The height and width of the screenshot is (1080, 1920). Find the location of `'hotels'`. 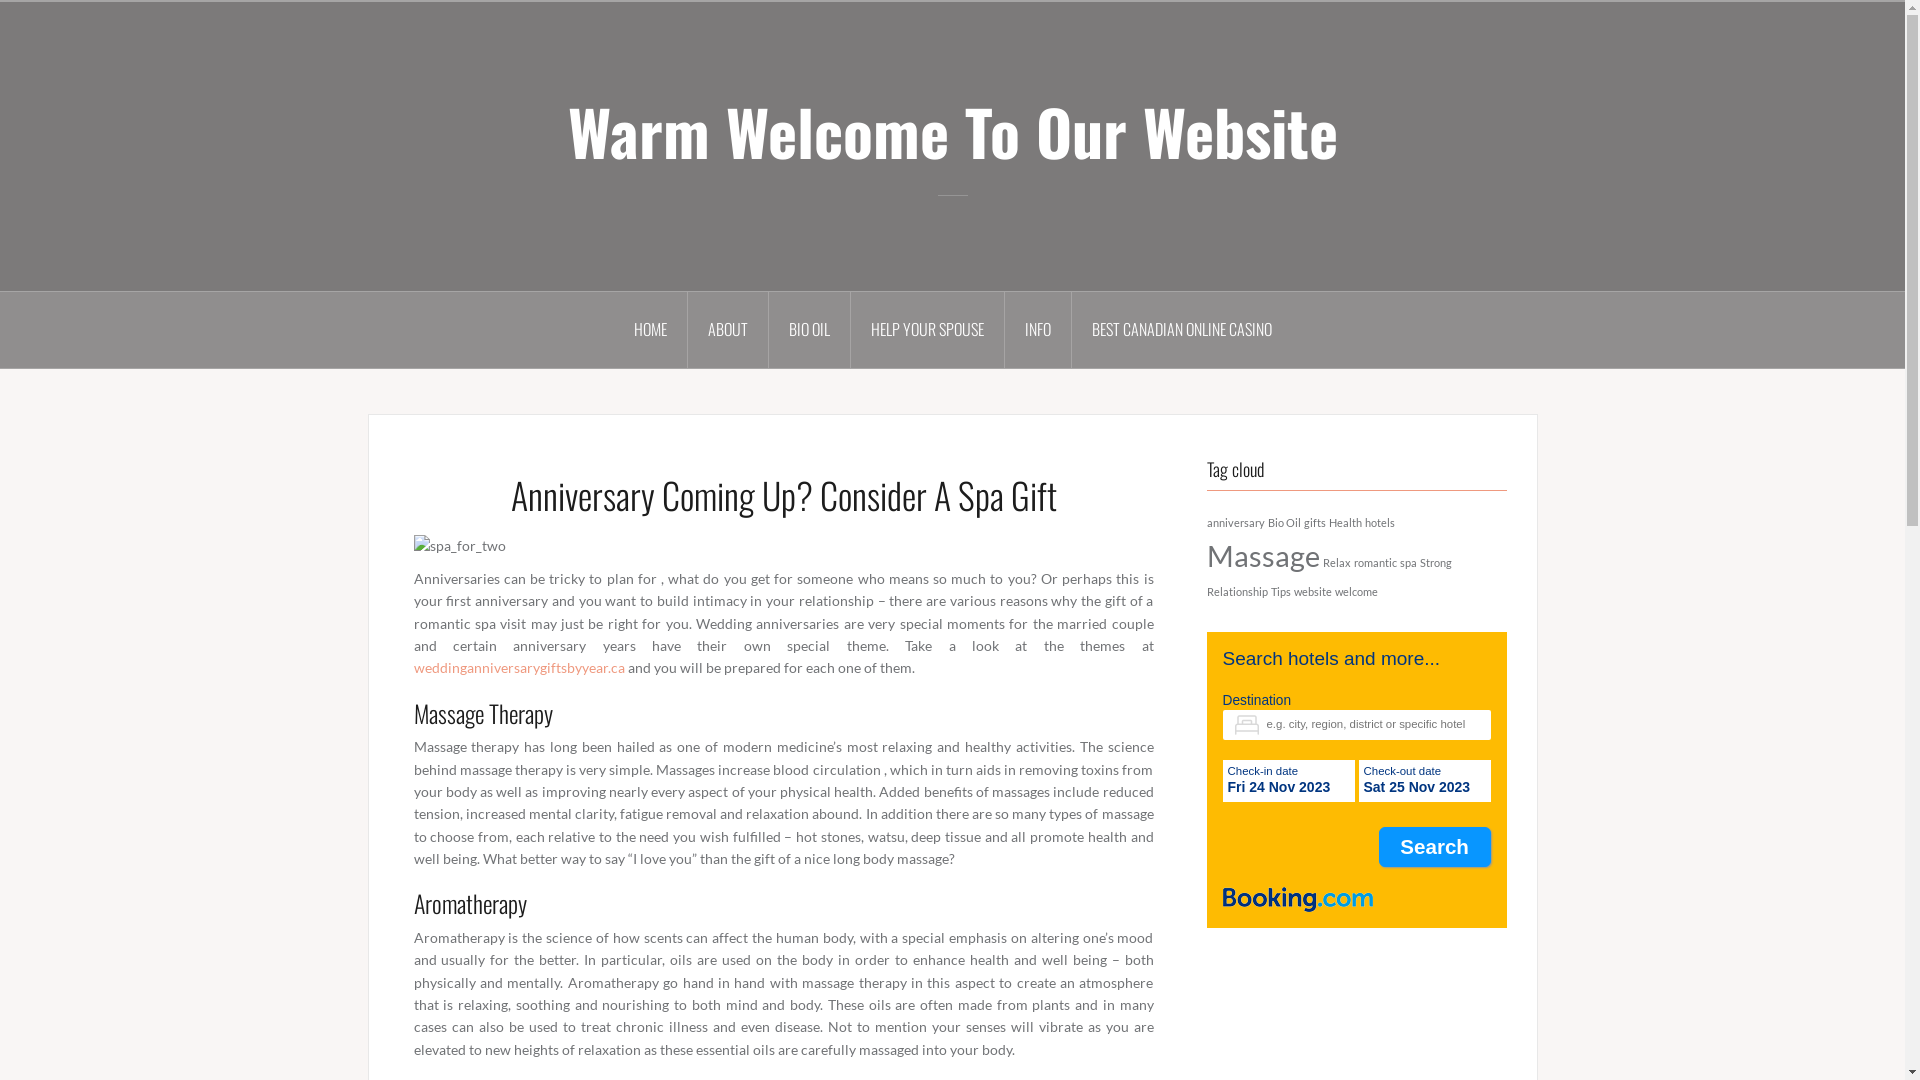

'hotels' is located at coordinates (1377, 521).